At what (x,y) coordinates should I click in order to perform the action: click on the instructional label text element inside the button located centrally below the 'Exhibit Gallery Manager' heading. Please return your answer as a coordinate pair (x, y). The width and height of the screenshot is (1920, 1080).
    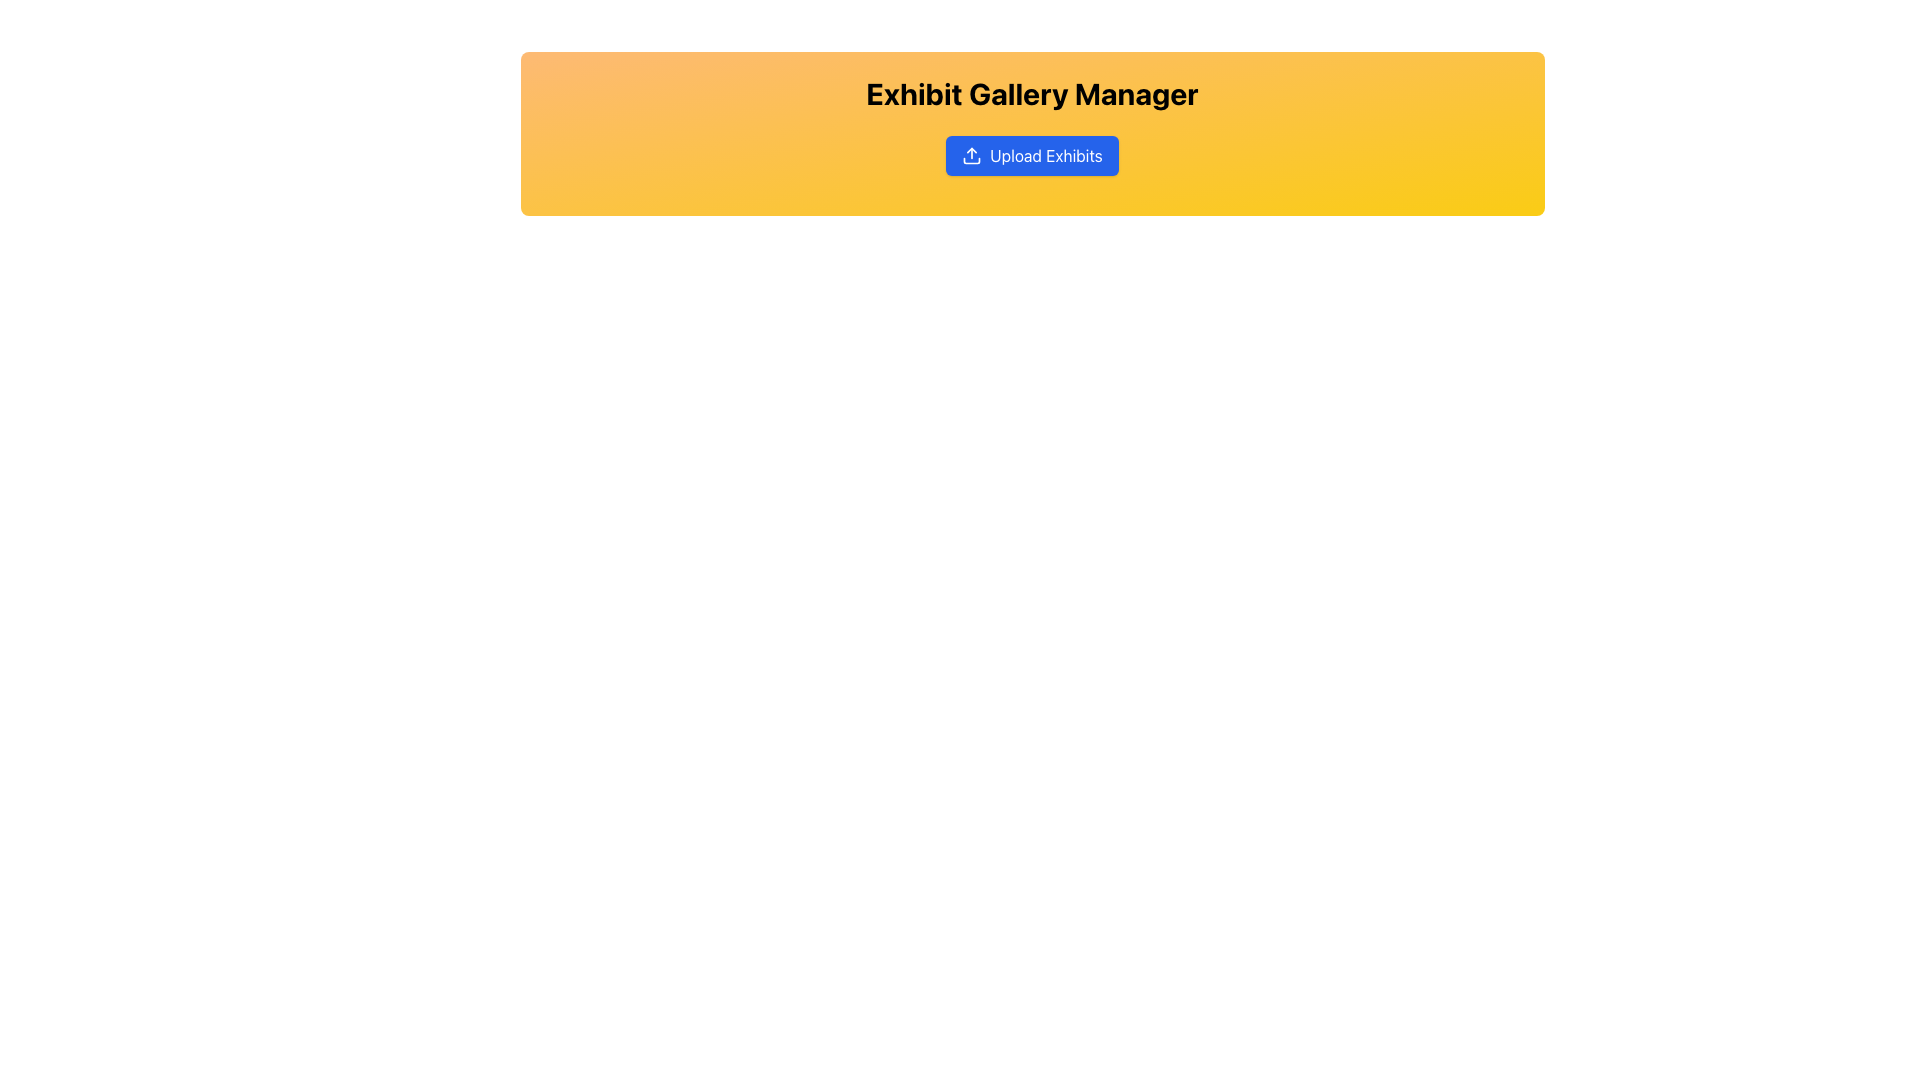
    Looking at the image, I should click on (1045, 154).